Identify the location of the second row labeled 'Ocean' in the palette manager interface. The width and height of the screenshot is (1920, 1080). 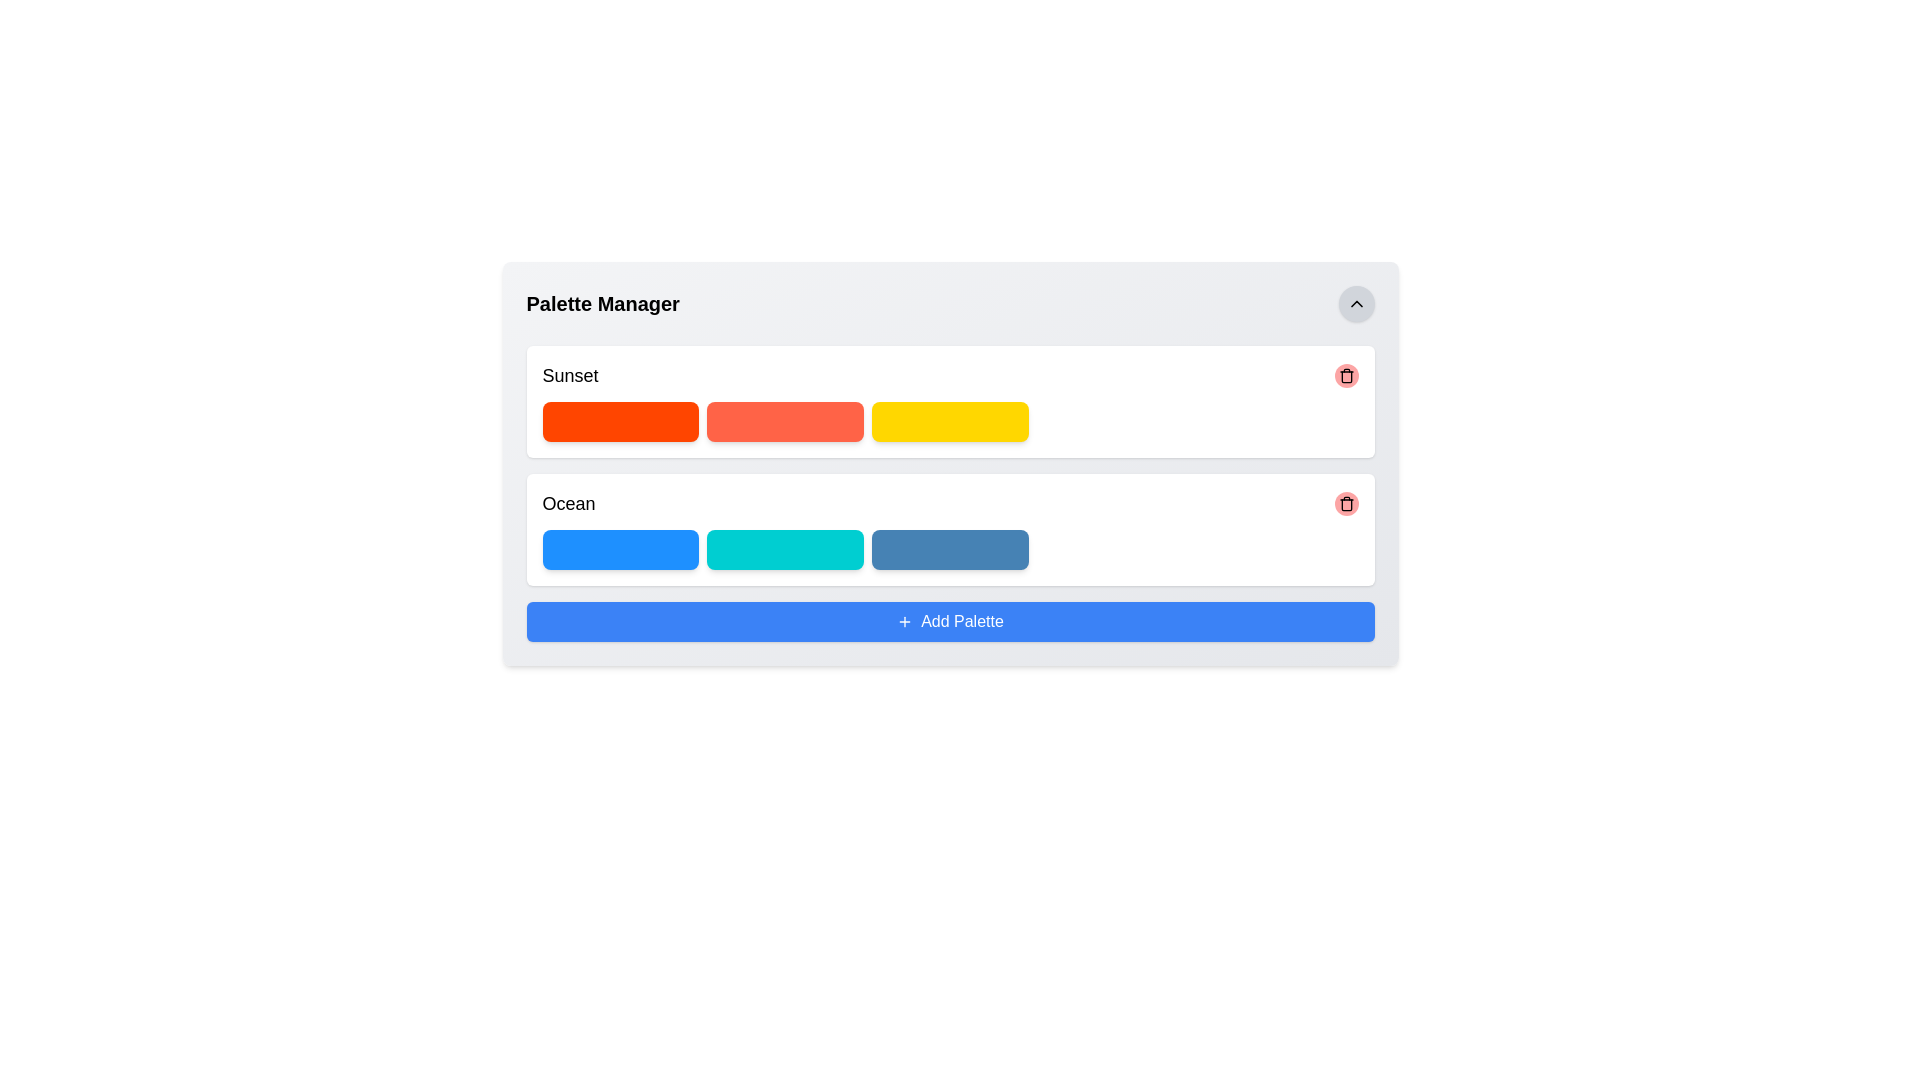
(949, 503).